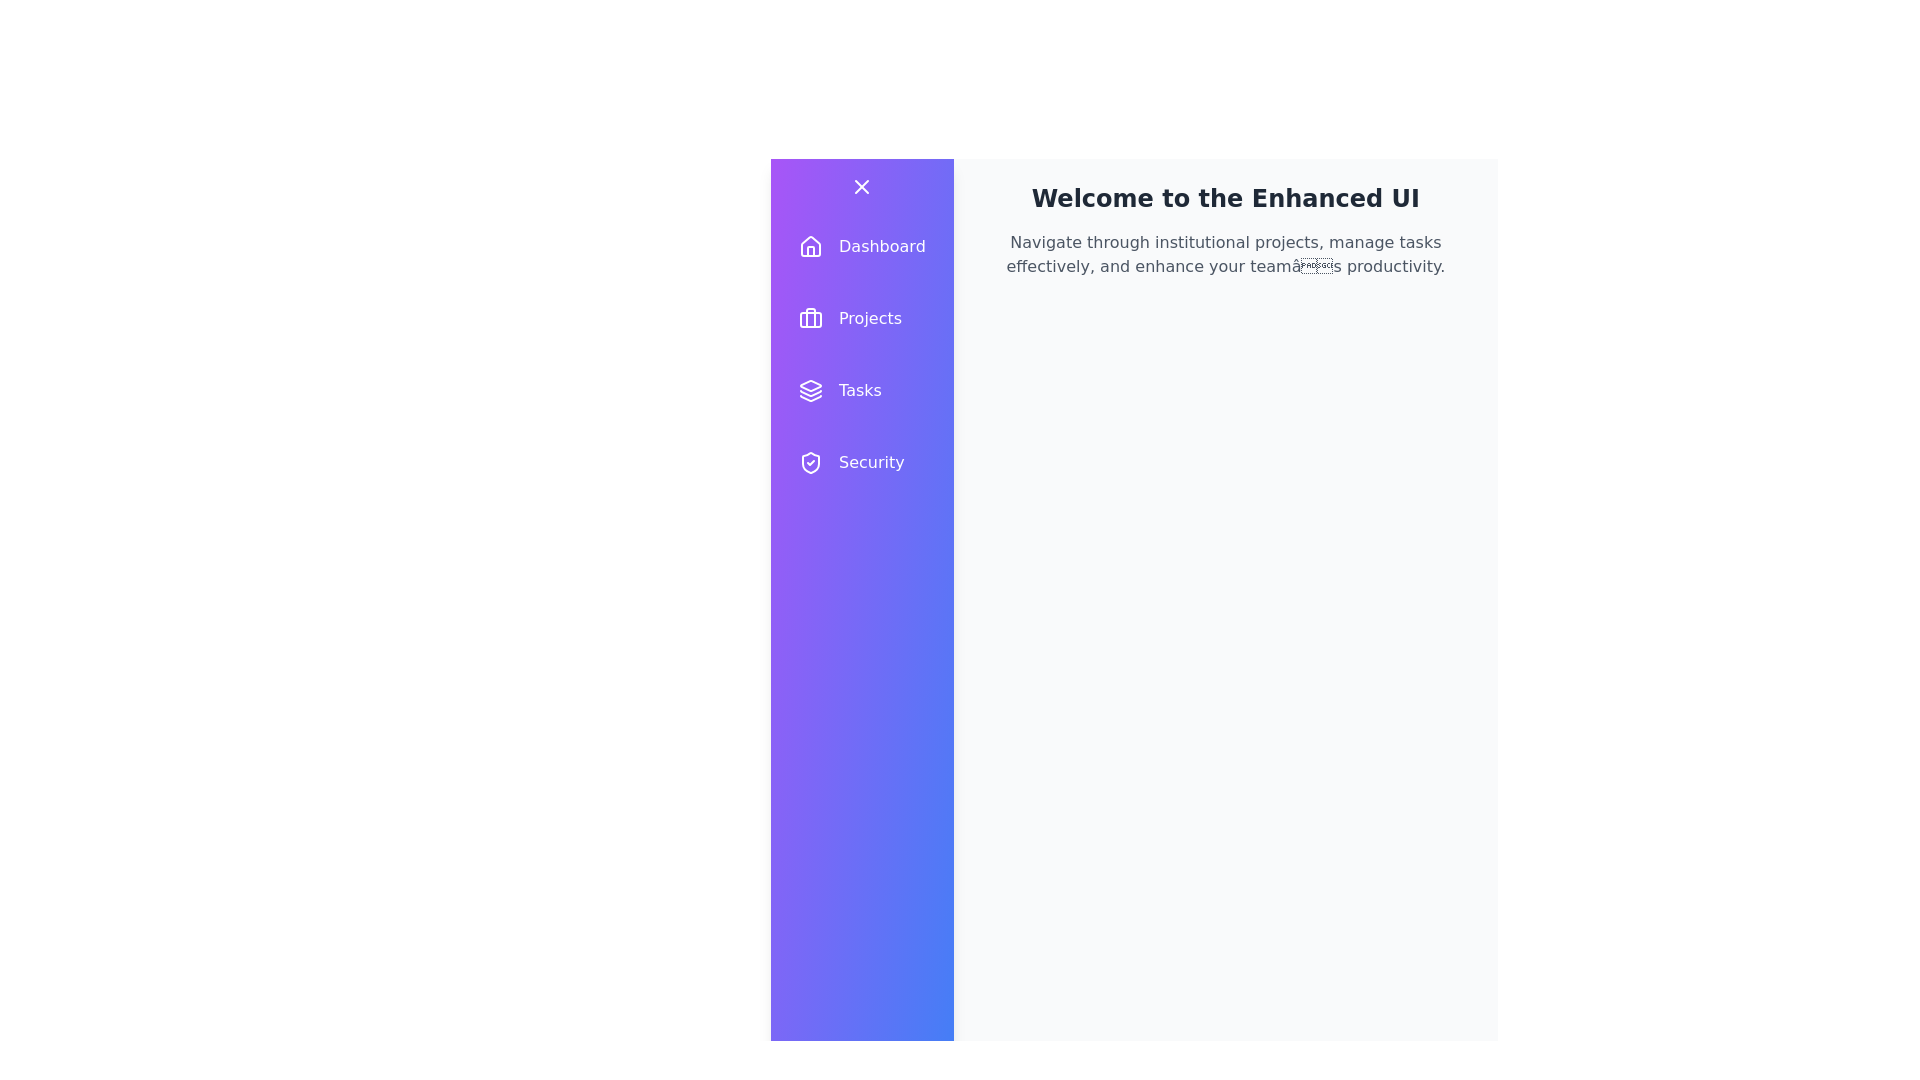 The image size is (1920, 1080). Describe the element at coordinates (862, 186) in the screenshot. I see `the close button located at the top of the sidebar` at that location.